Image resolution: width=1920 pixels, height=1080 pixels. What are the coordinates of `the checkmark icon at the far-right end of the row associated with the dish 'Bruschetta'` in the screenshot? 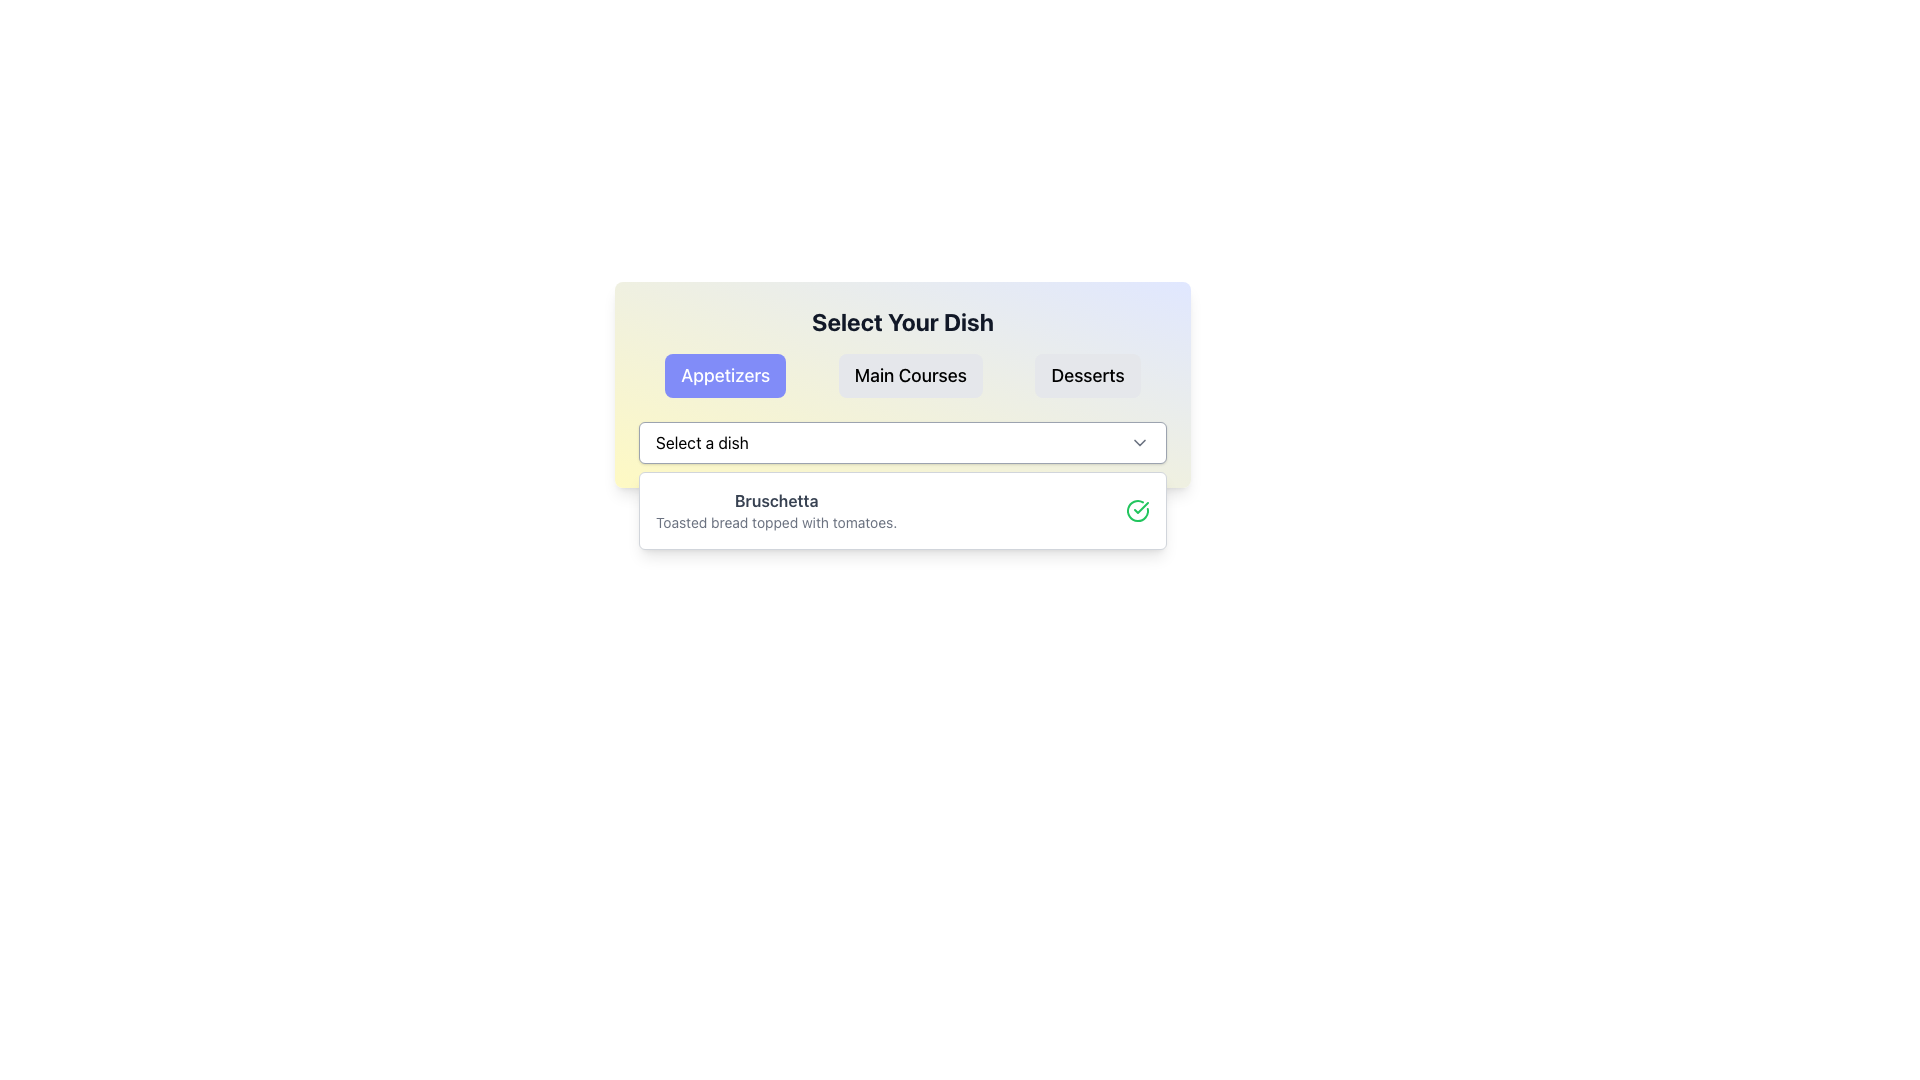 It's located at (1137, 509).